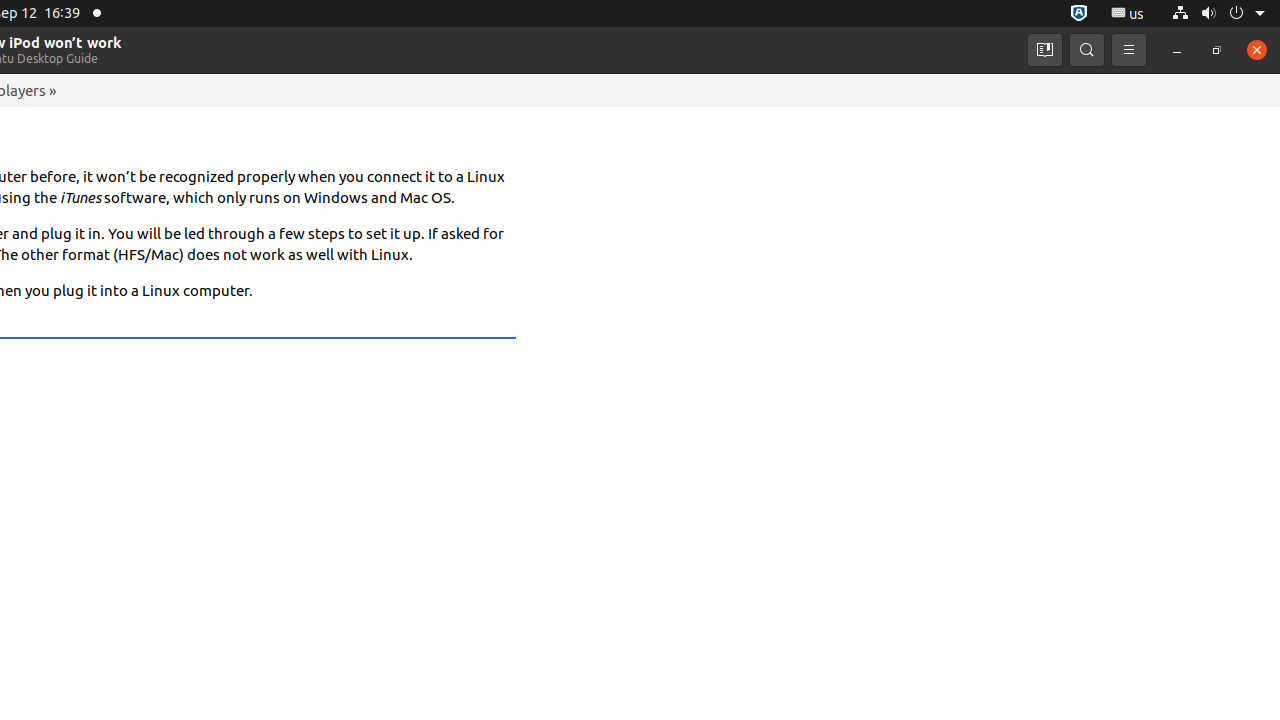  I want to click on 'Minimize', so click(1176, 48).